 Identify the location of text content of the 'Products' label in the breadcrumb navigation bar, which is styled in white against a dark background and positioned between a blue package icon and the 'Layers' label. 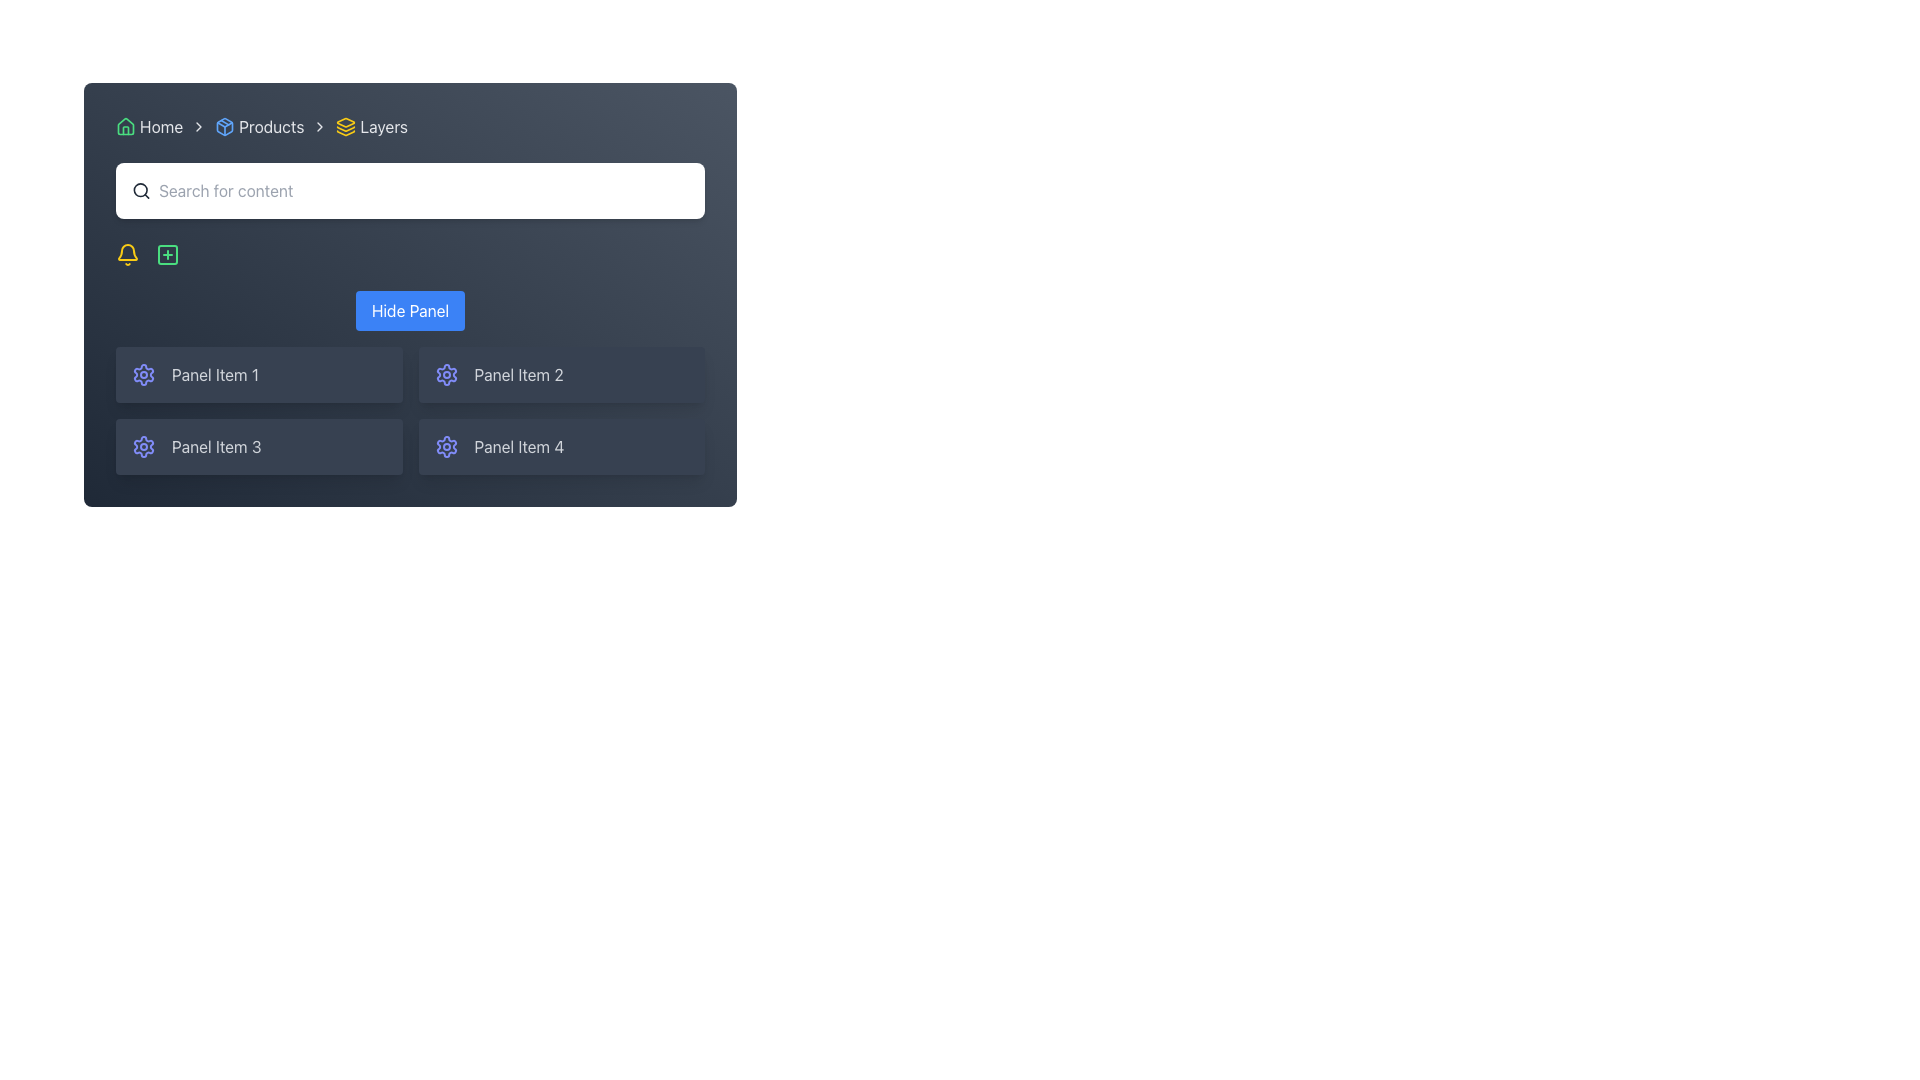
(270, 127).